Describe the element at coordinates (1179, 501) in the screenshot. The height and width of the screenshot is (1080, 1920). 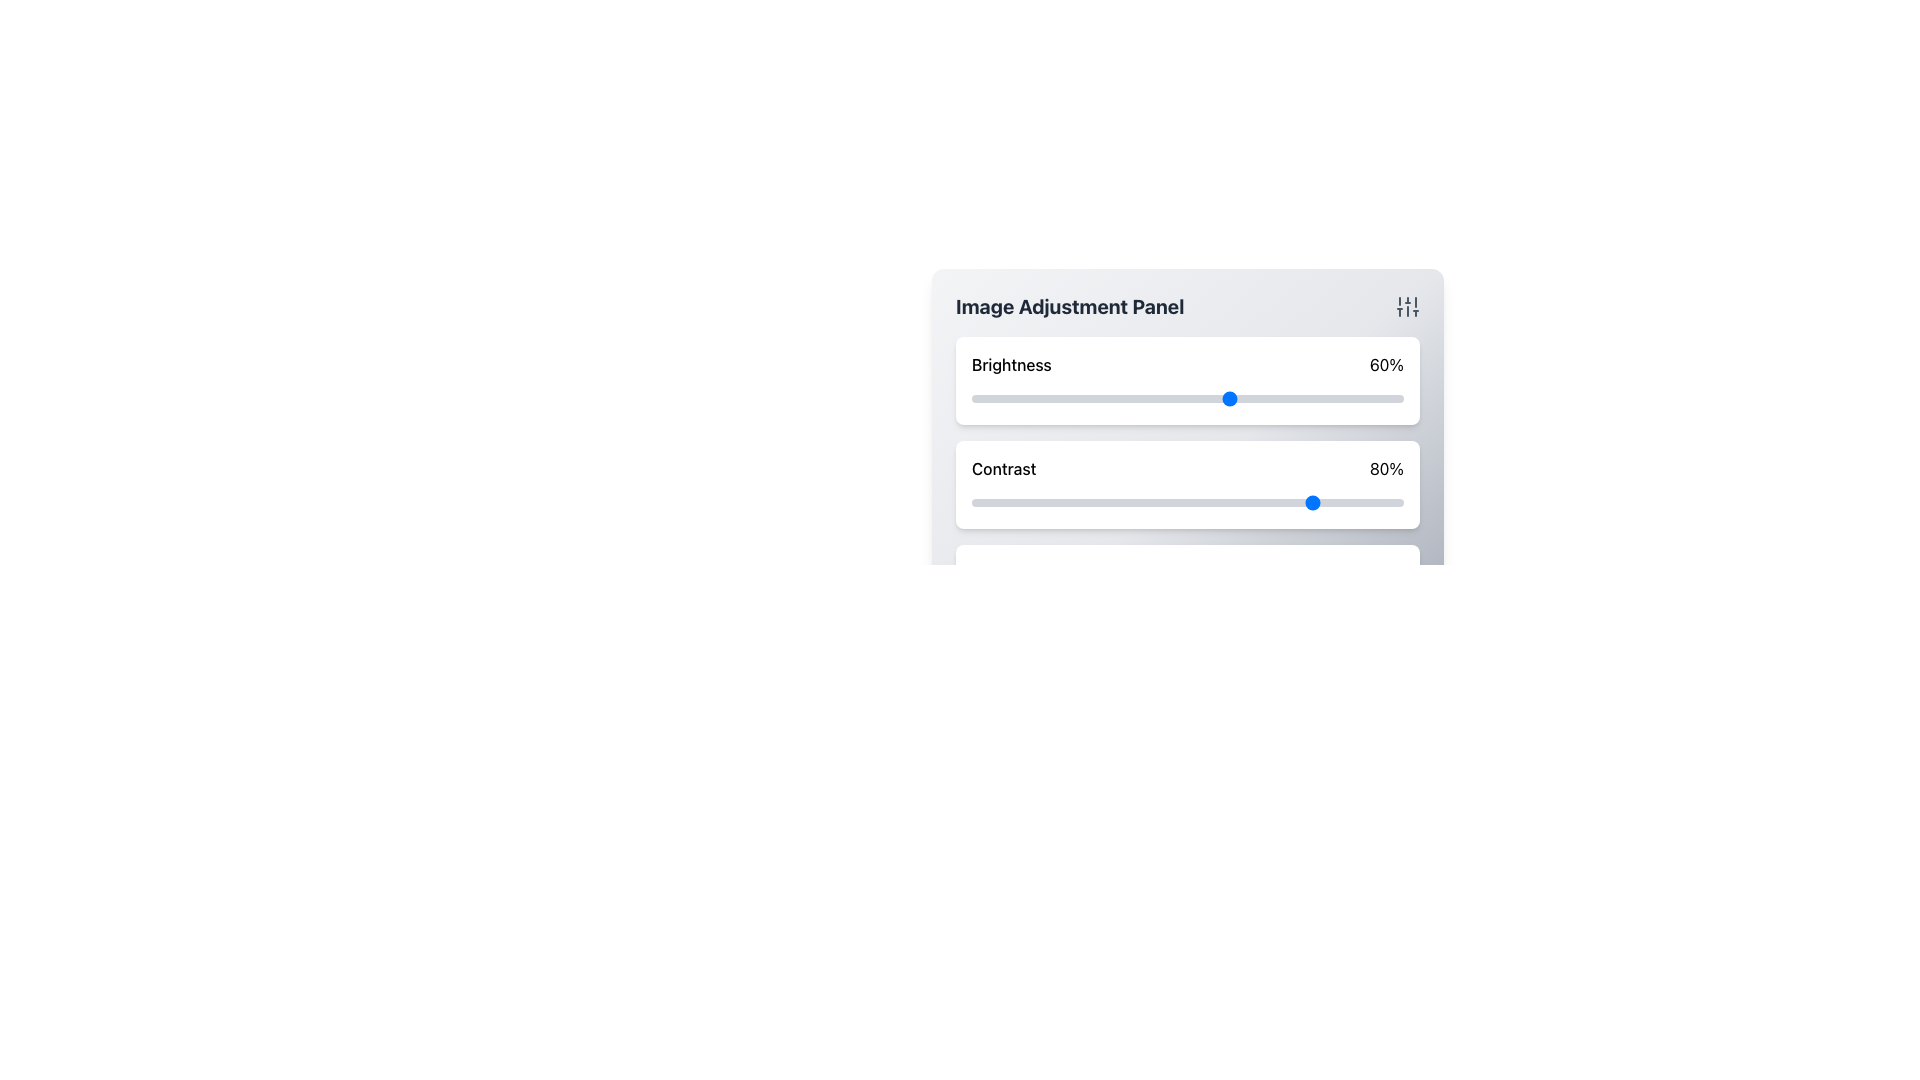
I see `contrast` at that location.